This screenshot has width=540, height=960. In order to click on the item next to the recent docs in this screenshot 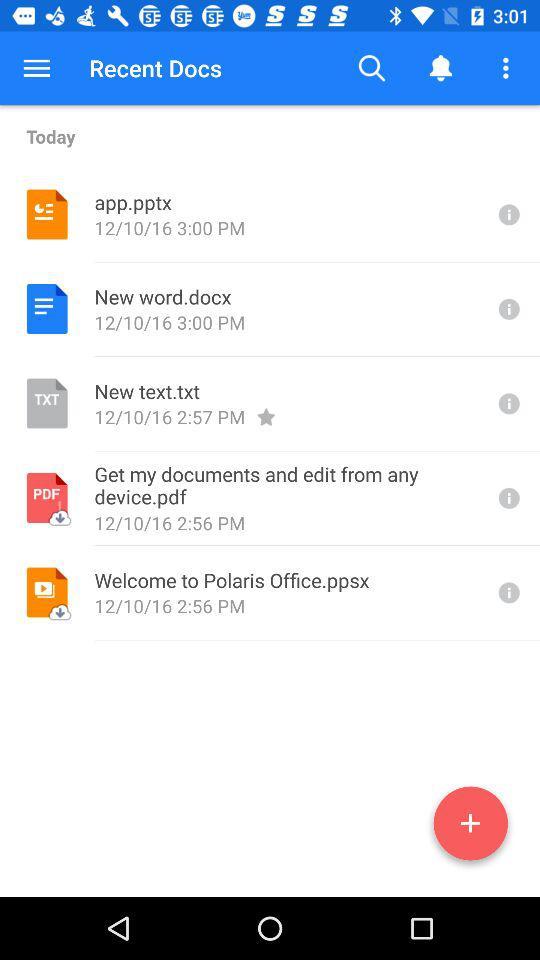, I will do `click(372, 68)`.